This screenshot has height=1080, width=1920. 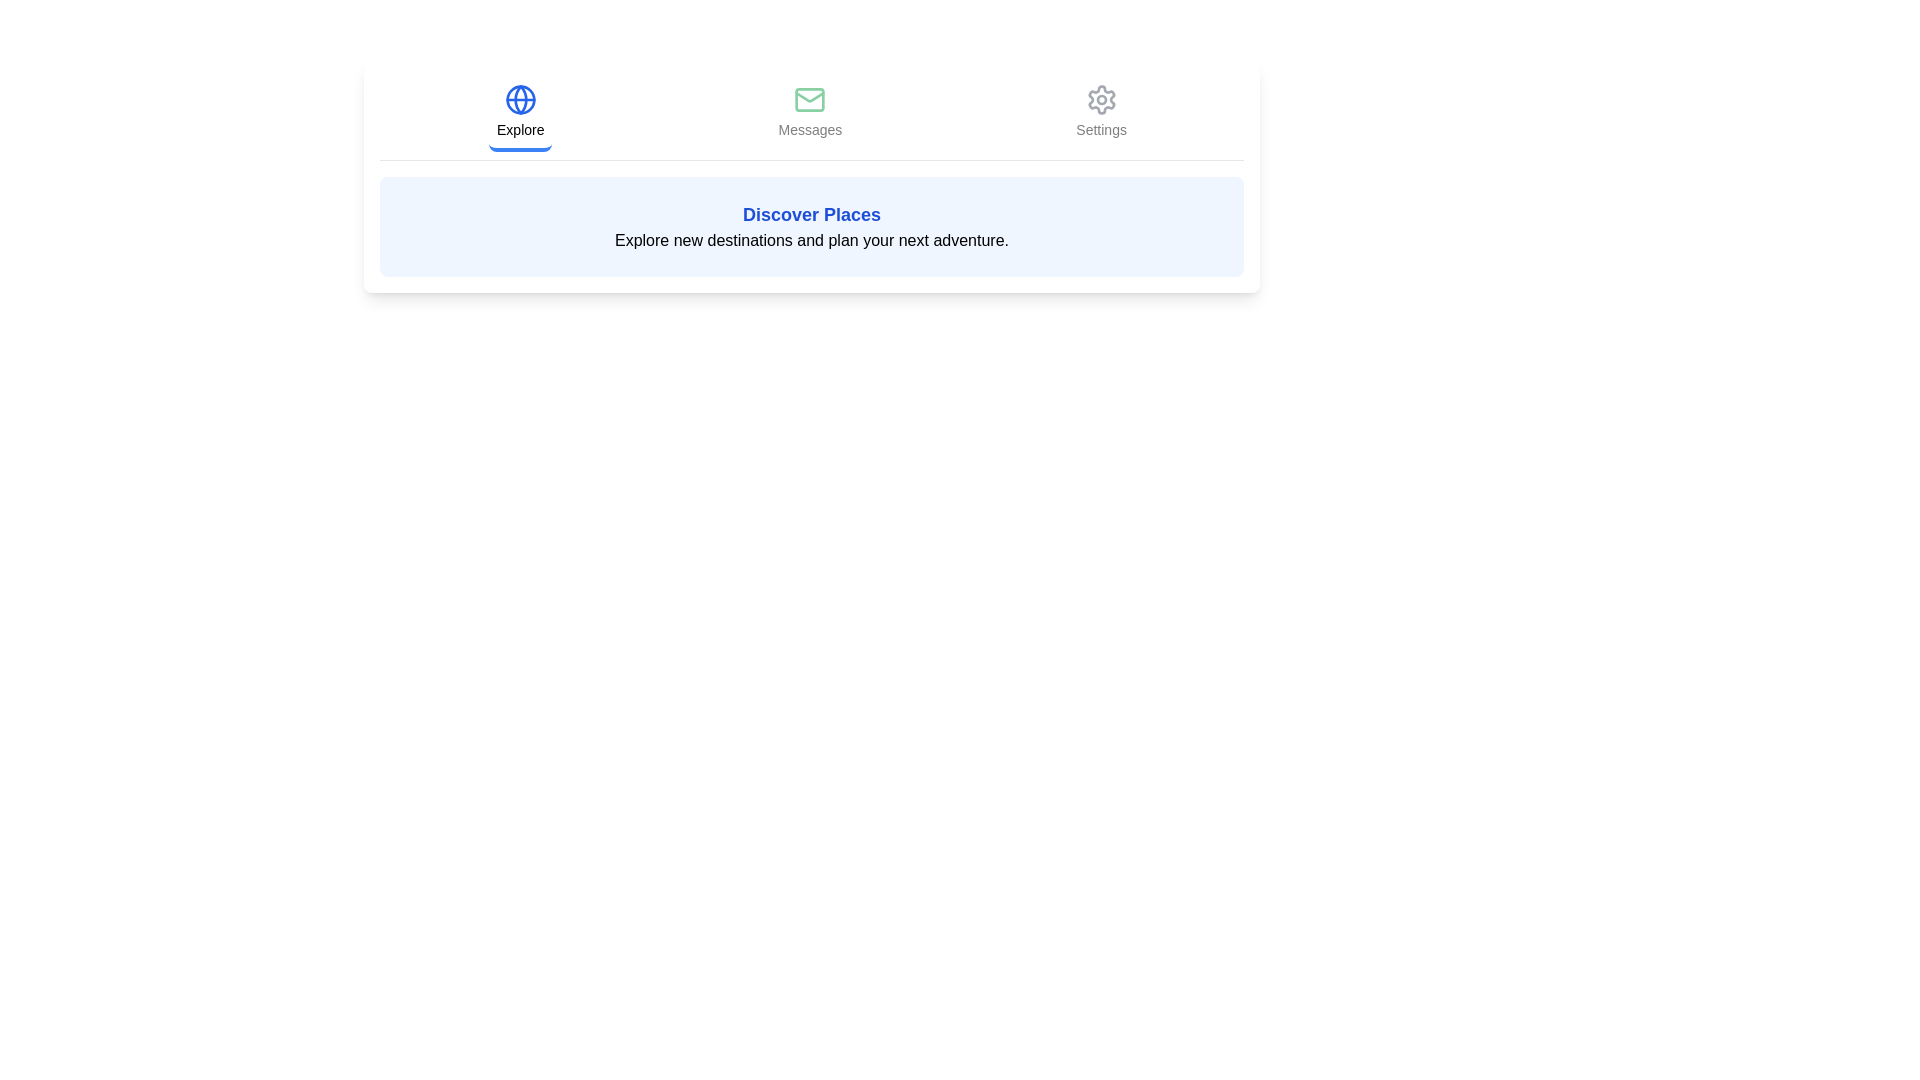 What do you see at coordinates (520, 114) in the screenshot?
I see `the Explore tab` at bounding box center [520, 114].